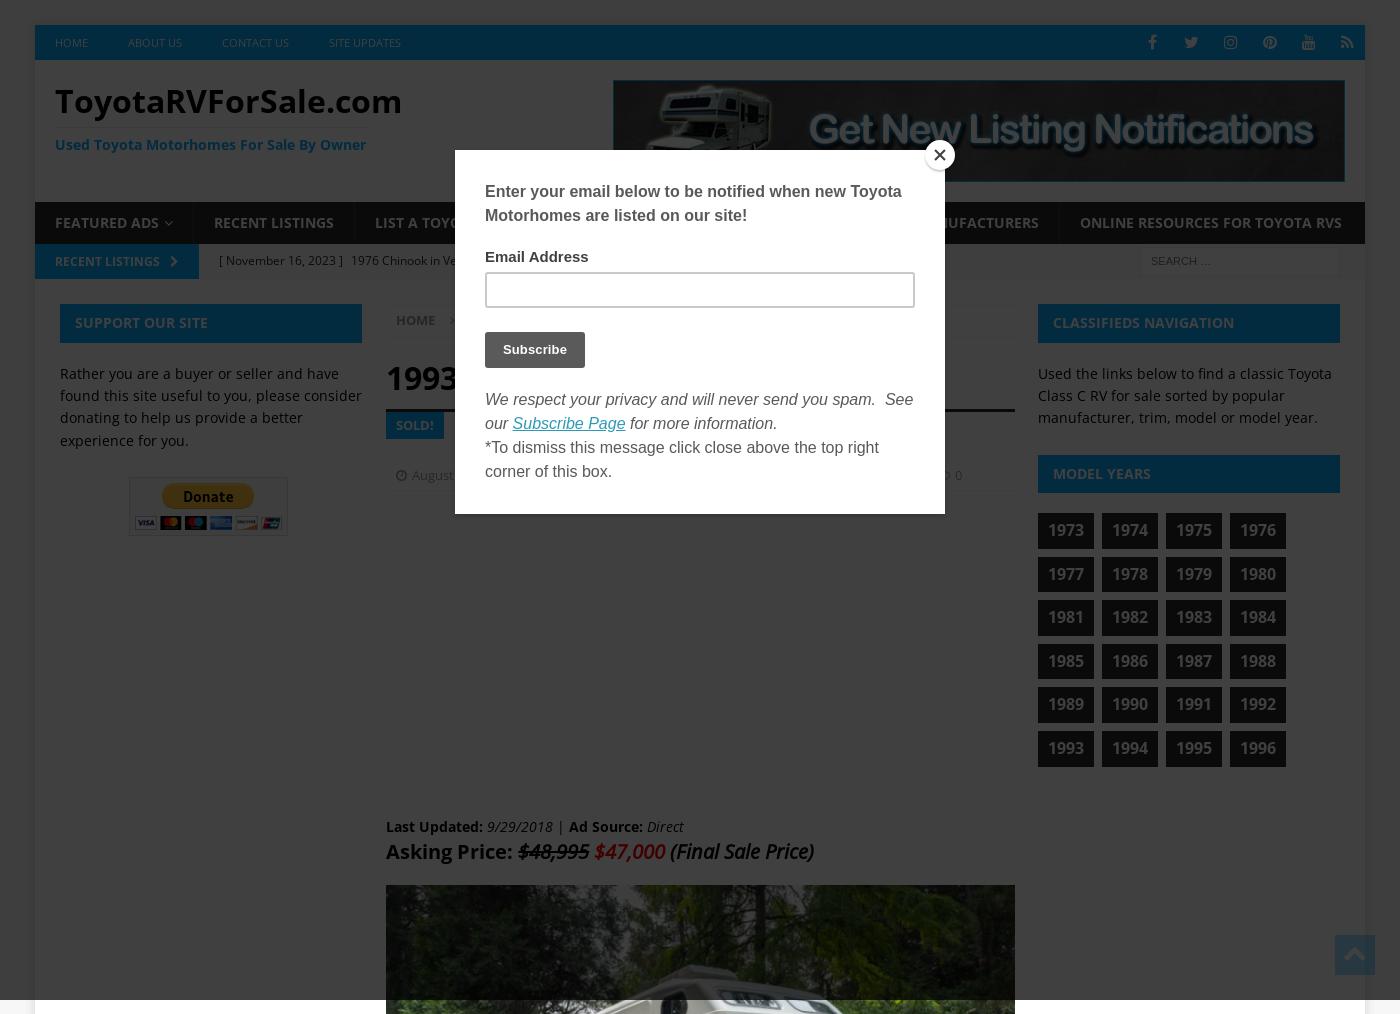  I want to click on '1990', so click(1128, 703).